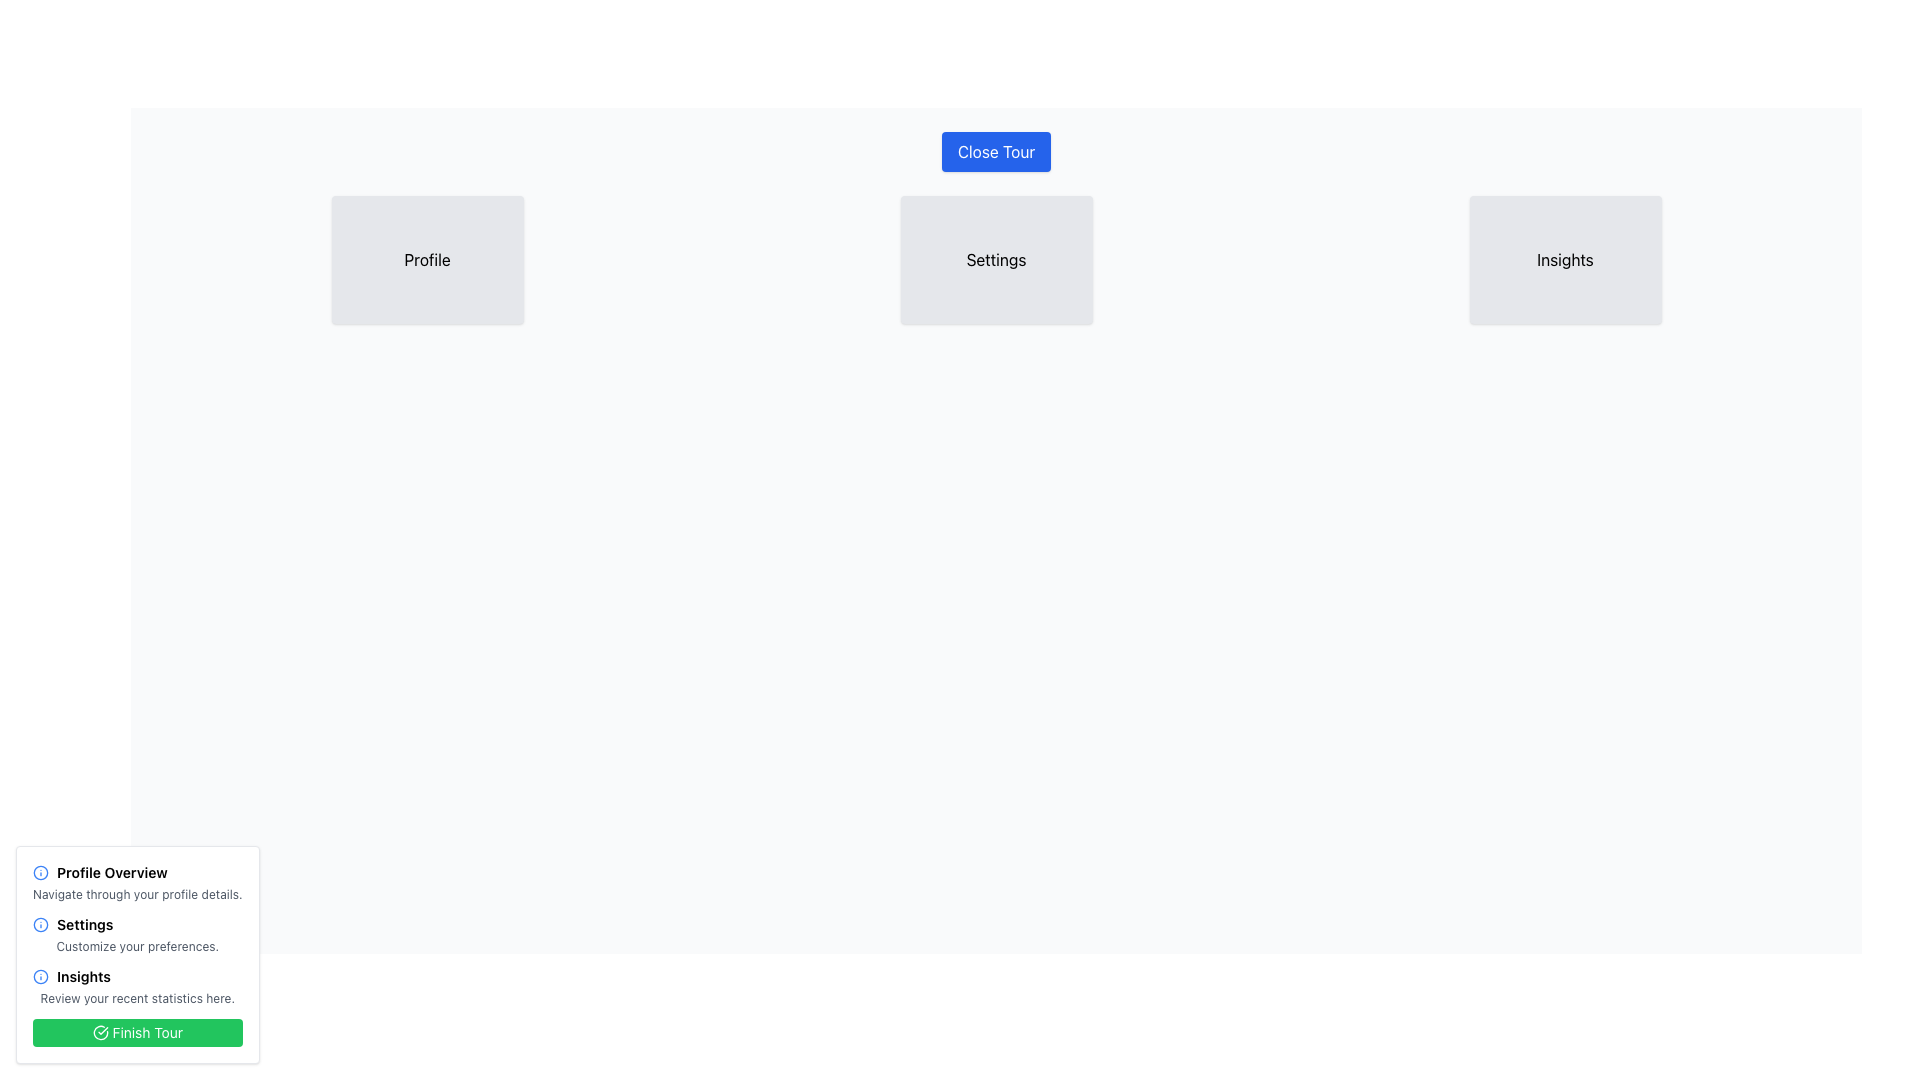 The height and width of the screenshot is (1080, 1920). I want to click on the text label that reads 'Customize your preferences.' located below the 'Settings' label in the bottom-left sidebar, so click(136, 946).